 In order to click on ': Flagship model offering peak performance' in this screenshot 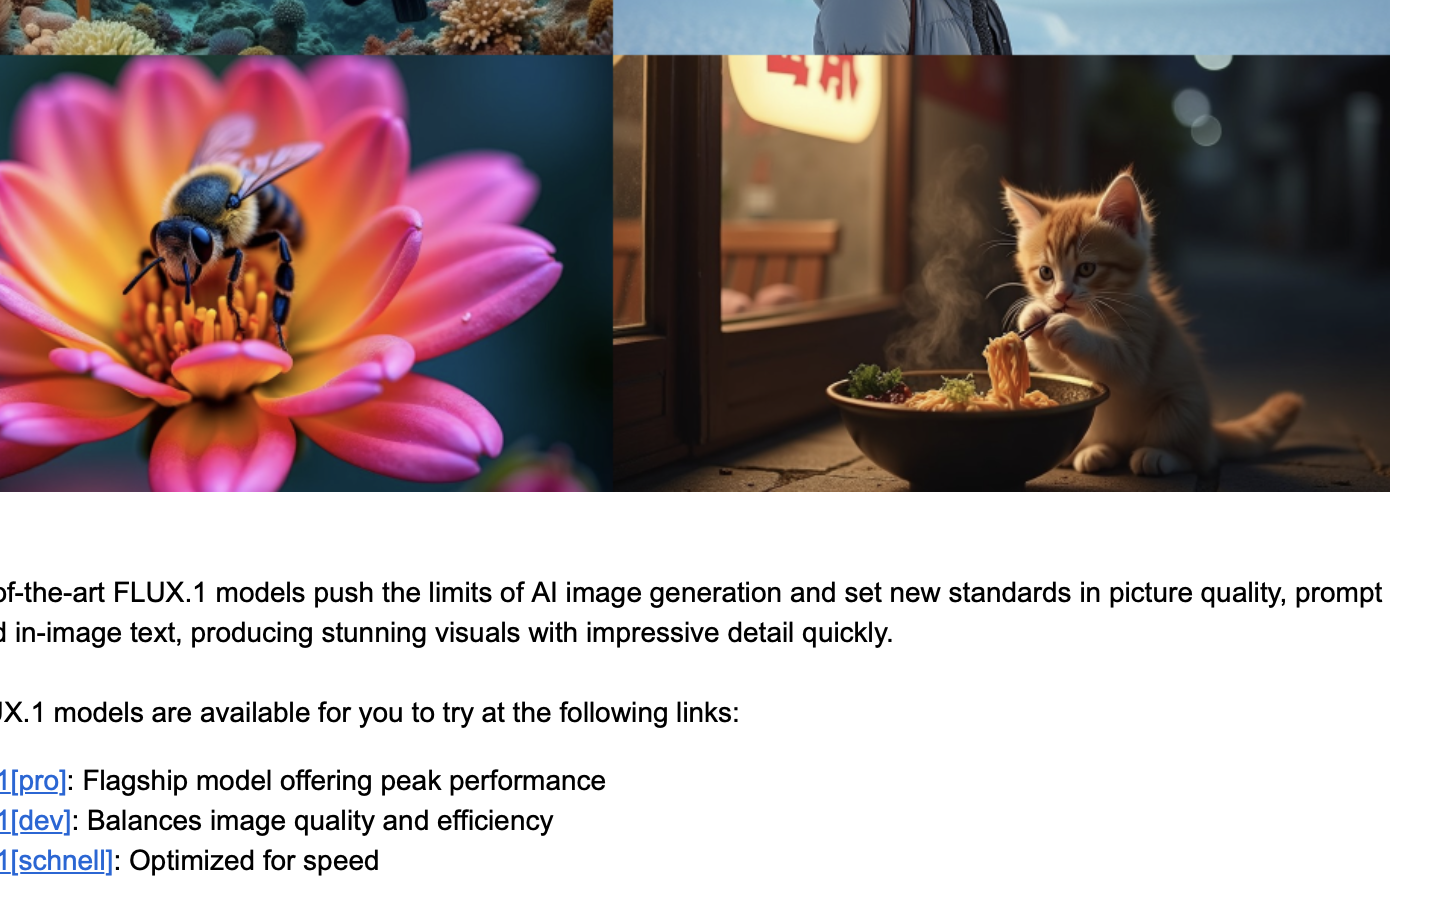, I will do `click(336, 779)`.